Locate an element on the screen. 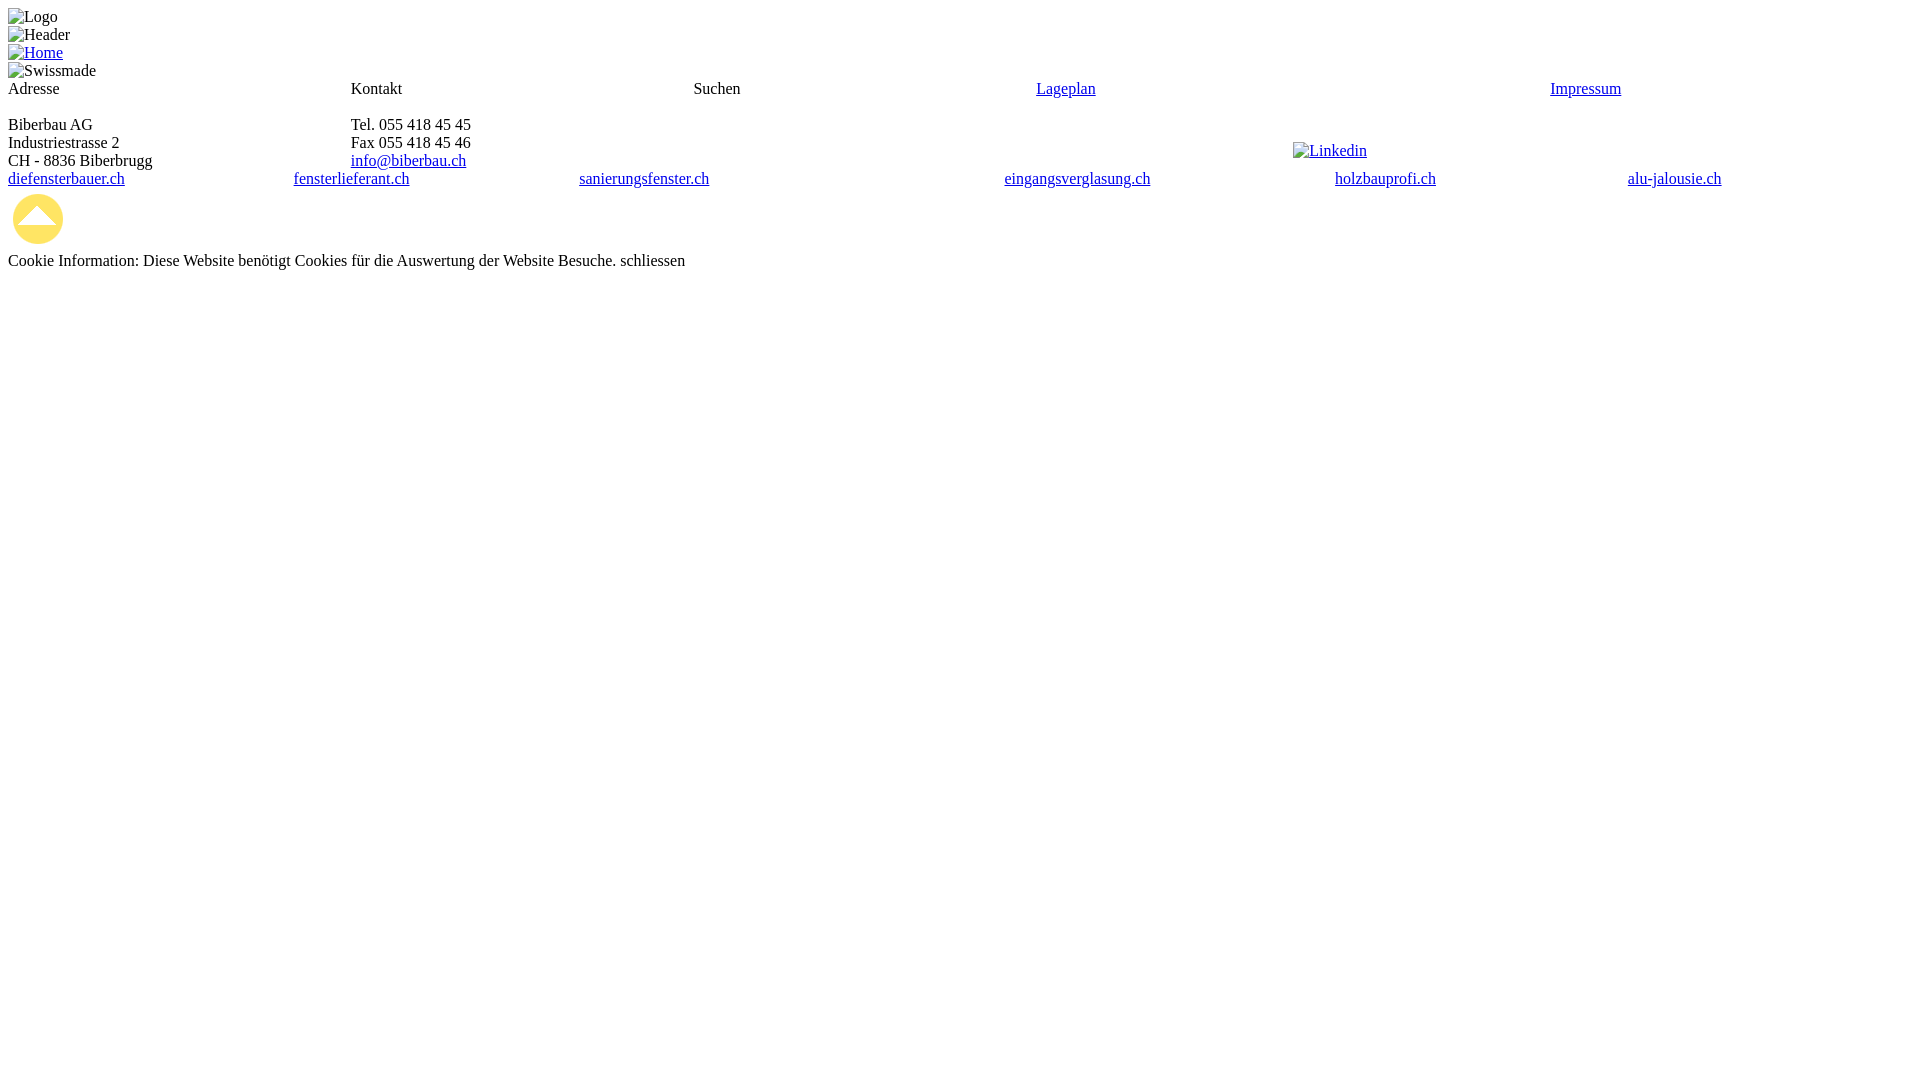 This screenshot has width=1920, height=1080. 'Lageplan' is located at coordinates (1064, 87).